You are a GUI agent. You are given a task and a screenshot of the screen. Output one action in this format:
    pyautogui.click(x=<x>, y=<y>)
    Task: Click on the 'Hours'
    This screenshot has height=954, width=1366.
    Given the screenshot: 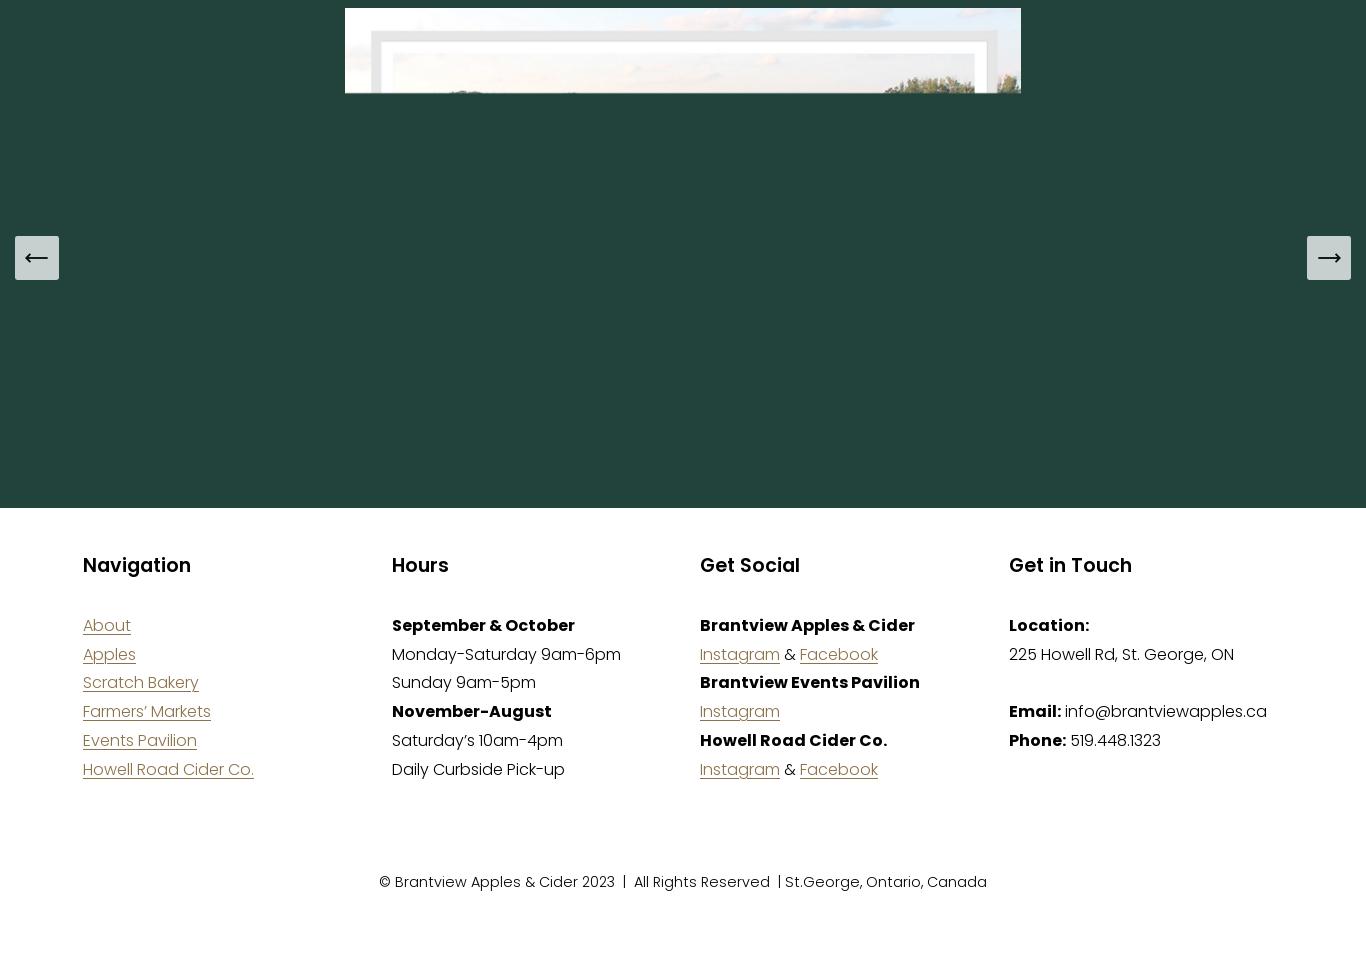 What is the action you would take?
    pyautogui.click(x=418, y=564)
    